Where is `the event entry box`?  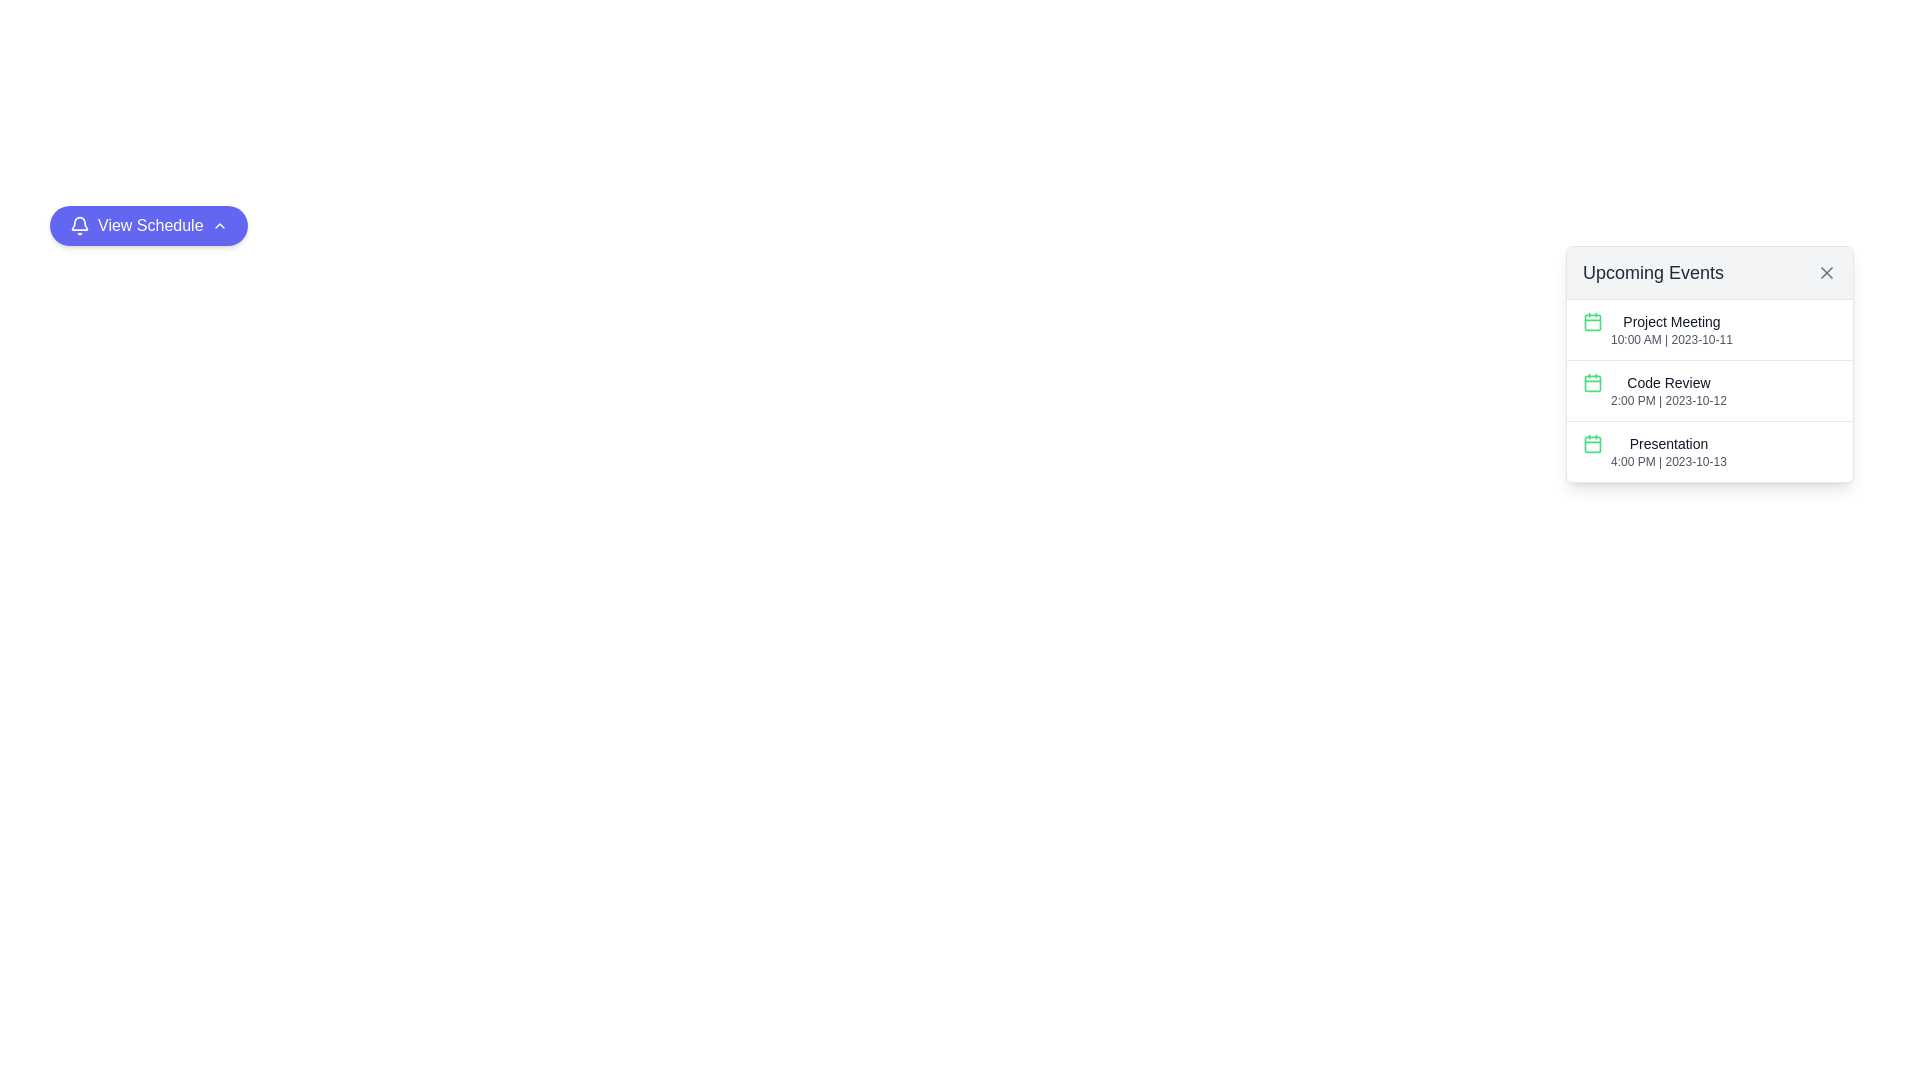 the event entry box is located at coordinates (1671, 329).